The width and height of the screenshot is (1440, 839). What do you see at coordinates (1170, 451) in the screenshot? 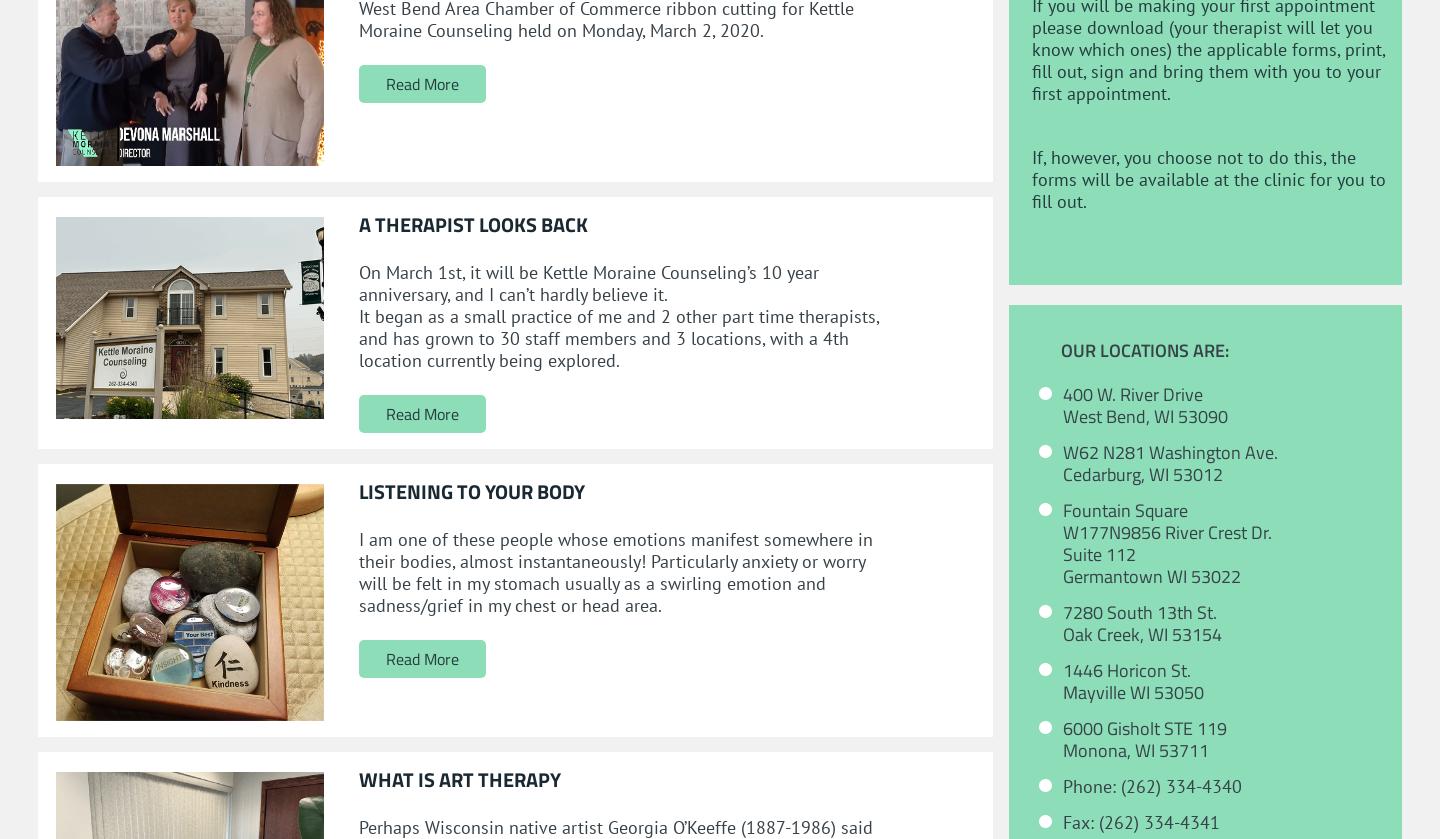
I see `'W62 N281 Washington Ave.'` at bounding box center [1170, 451].